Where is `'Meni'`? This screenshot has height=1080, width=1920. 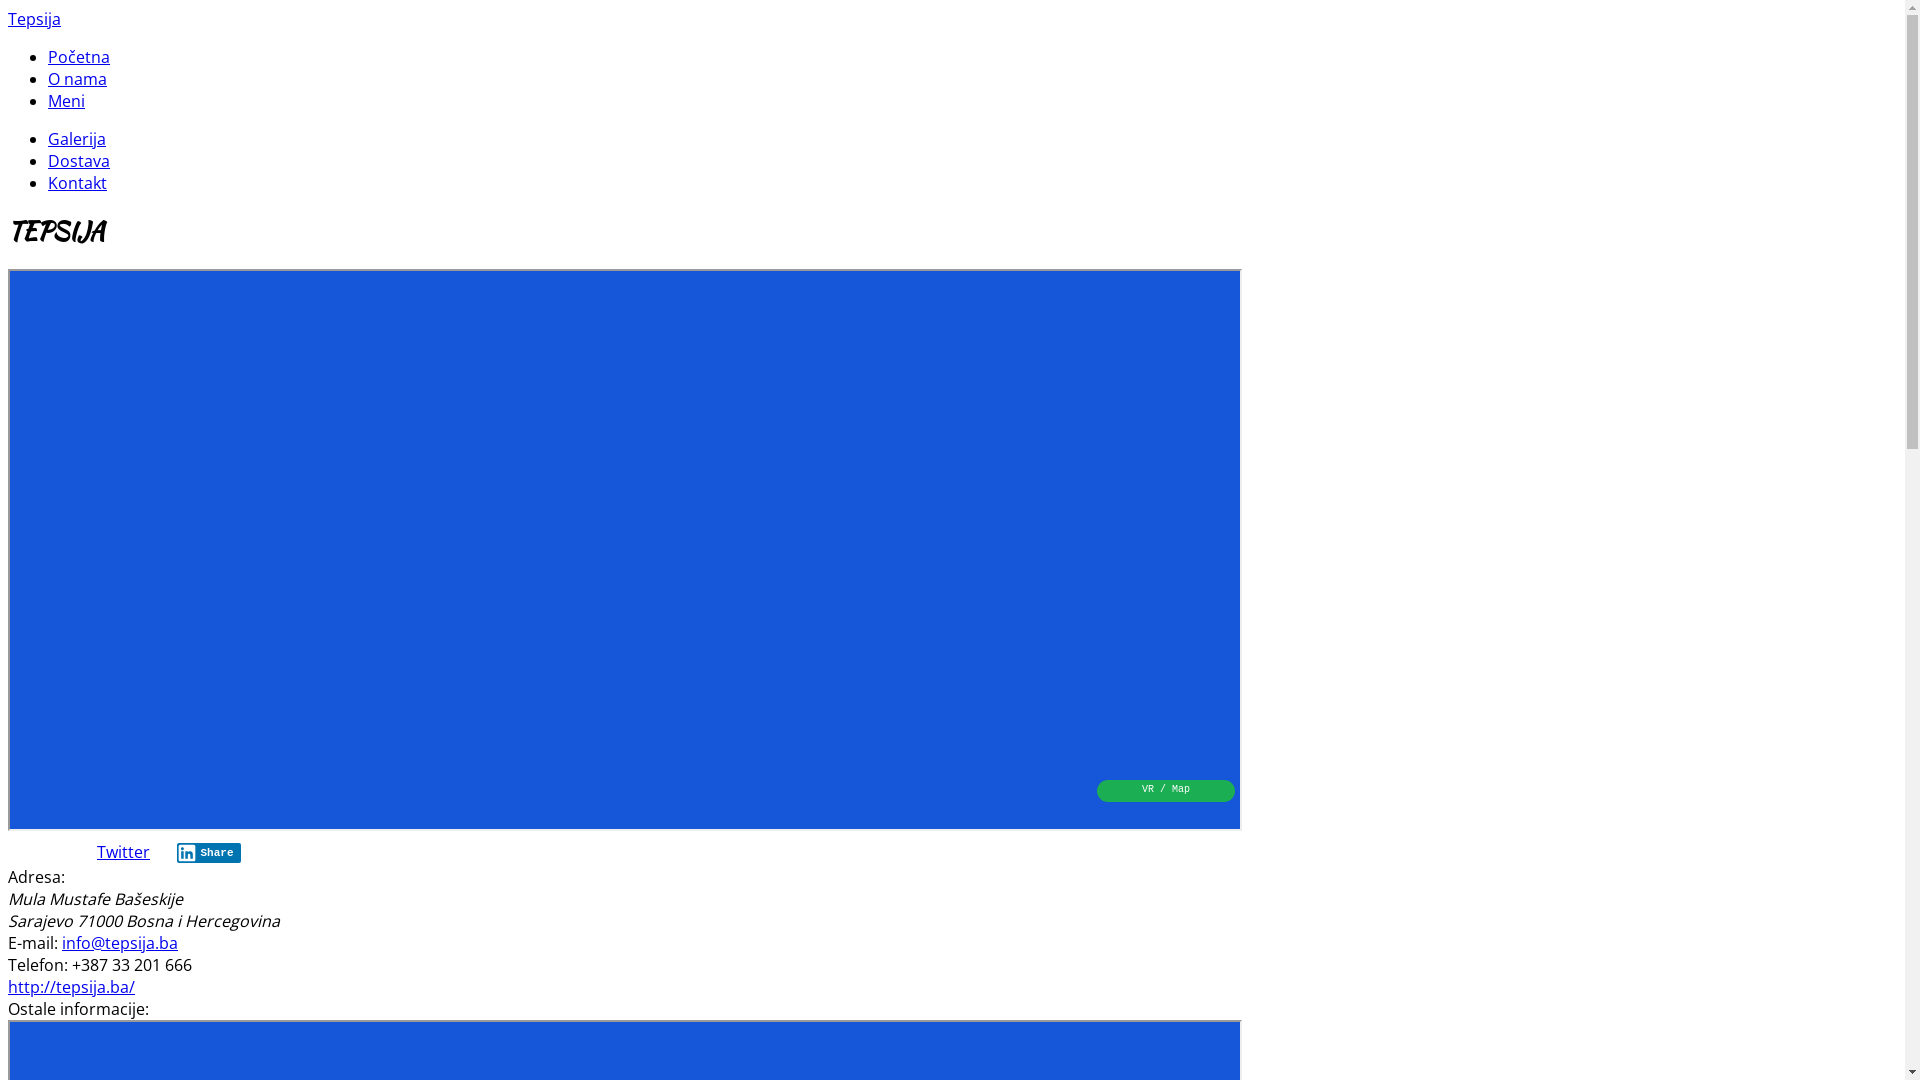
'Meni' is located at coordinates (66, 100).